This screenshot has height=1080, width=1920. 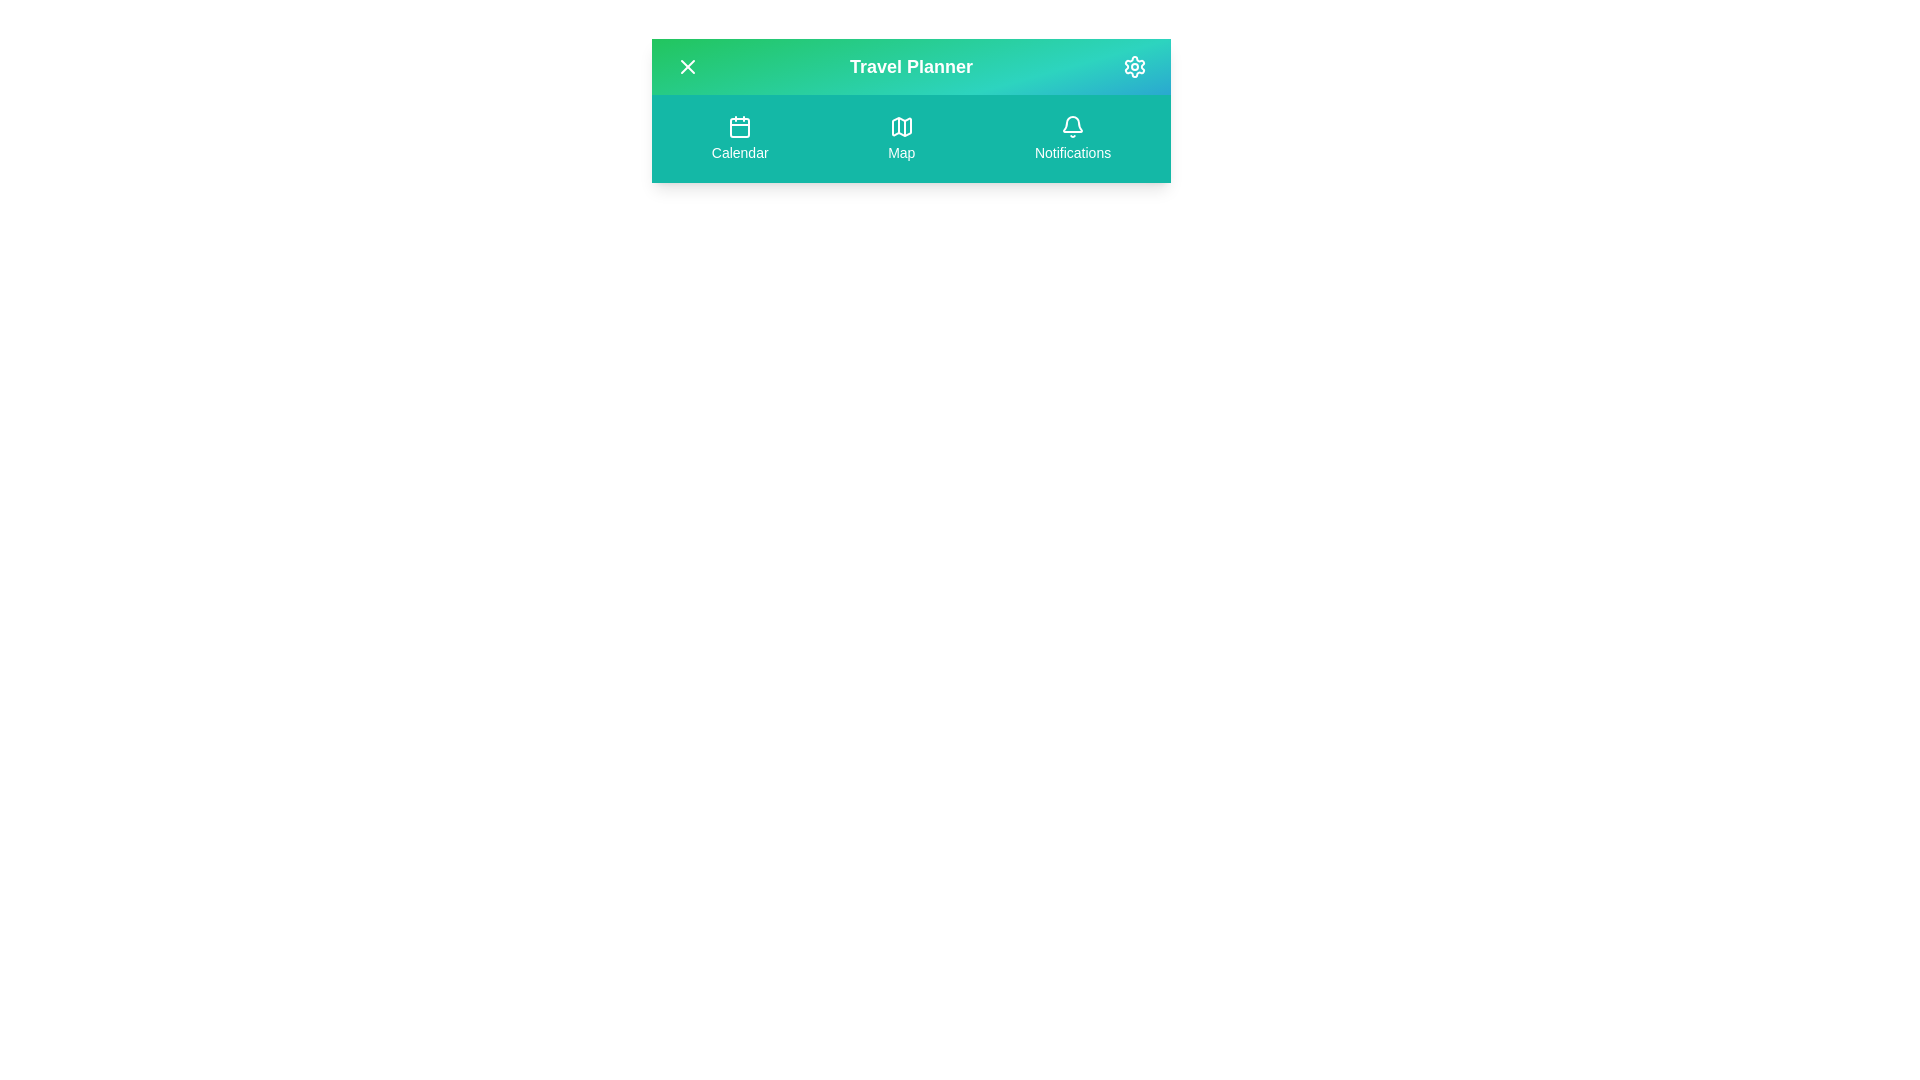 I want to click on the Notifications navigation button, so click(x=1072, y=137).